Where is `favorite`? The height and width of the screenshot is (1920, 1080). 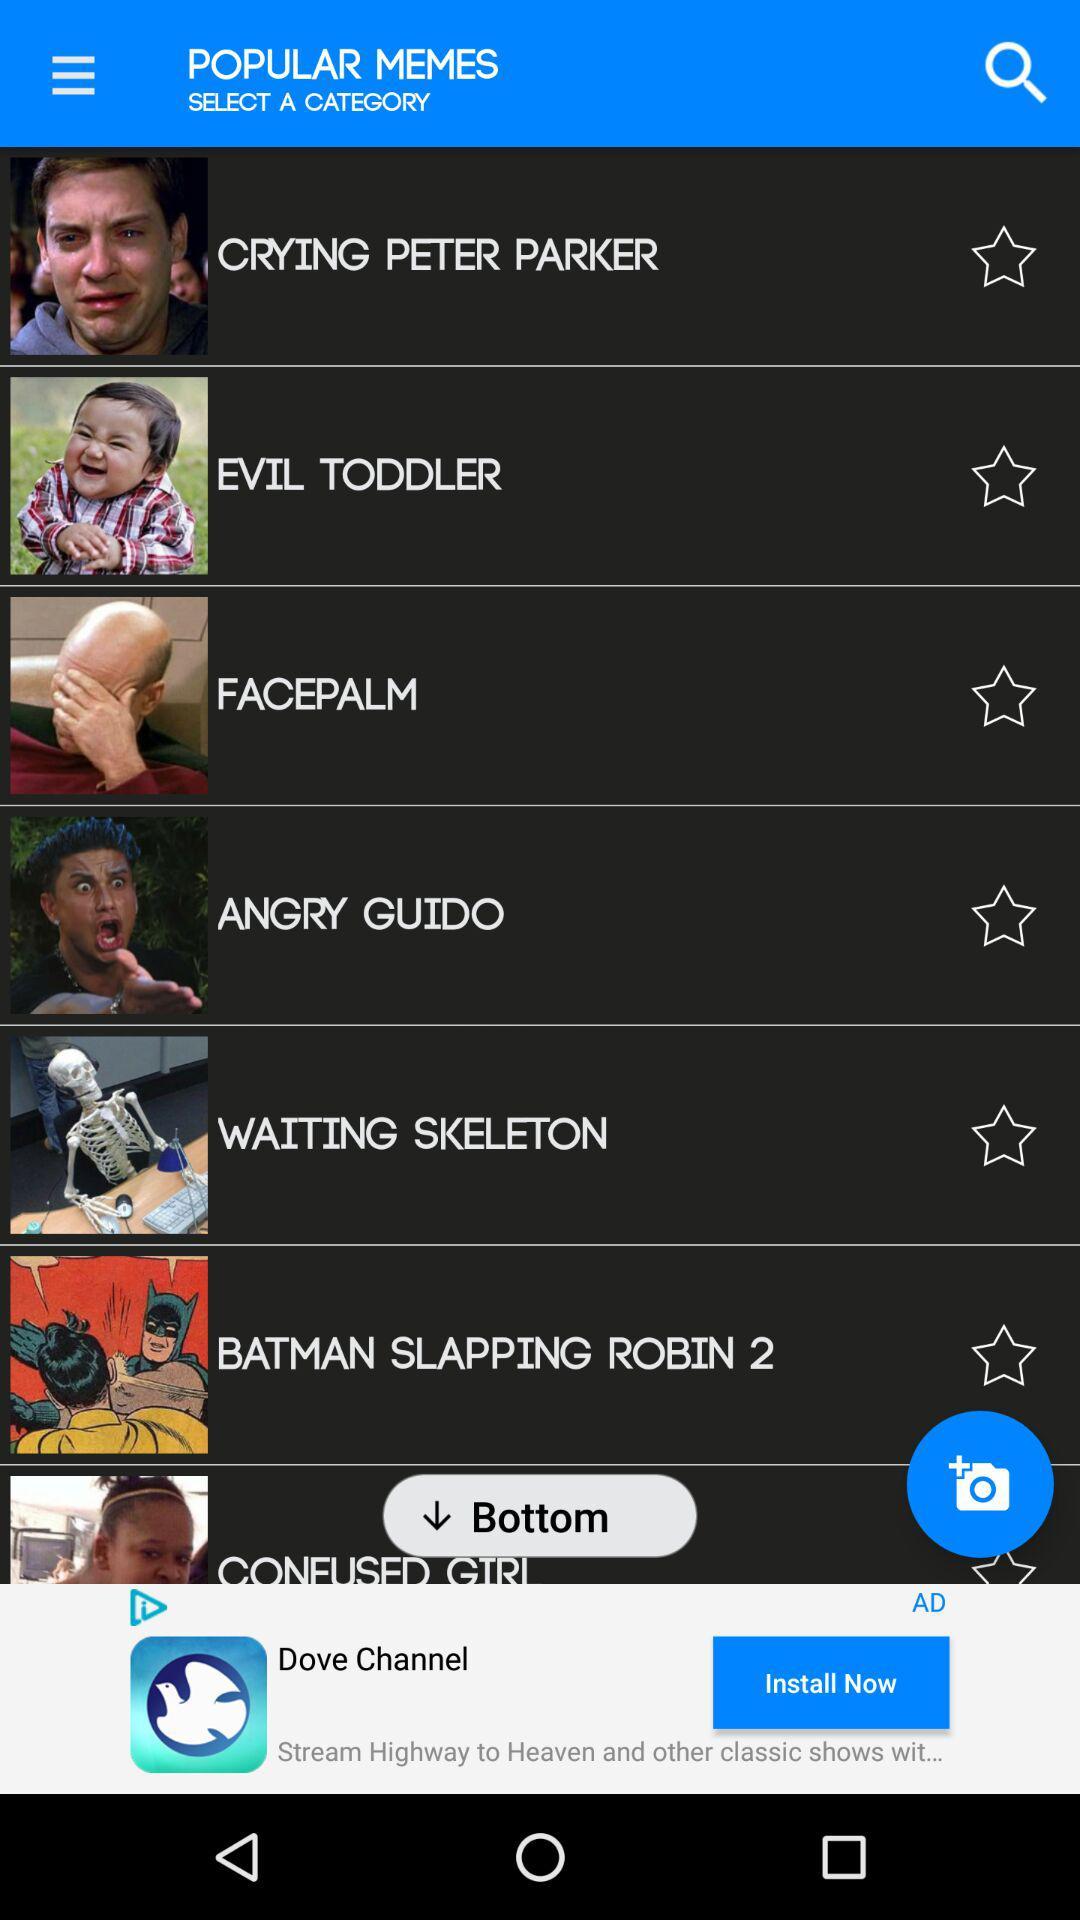 favorite is located at coordinates (1003, 255).